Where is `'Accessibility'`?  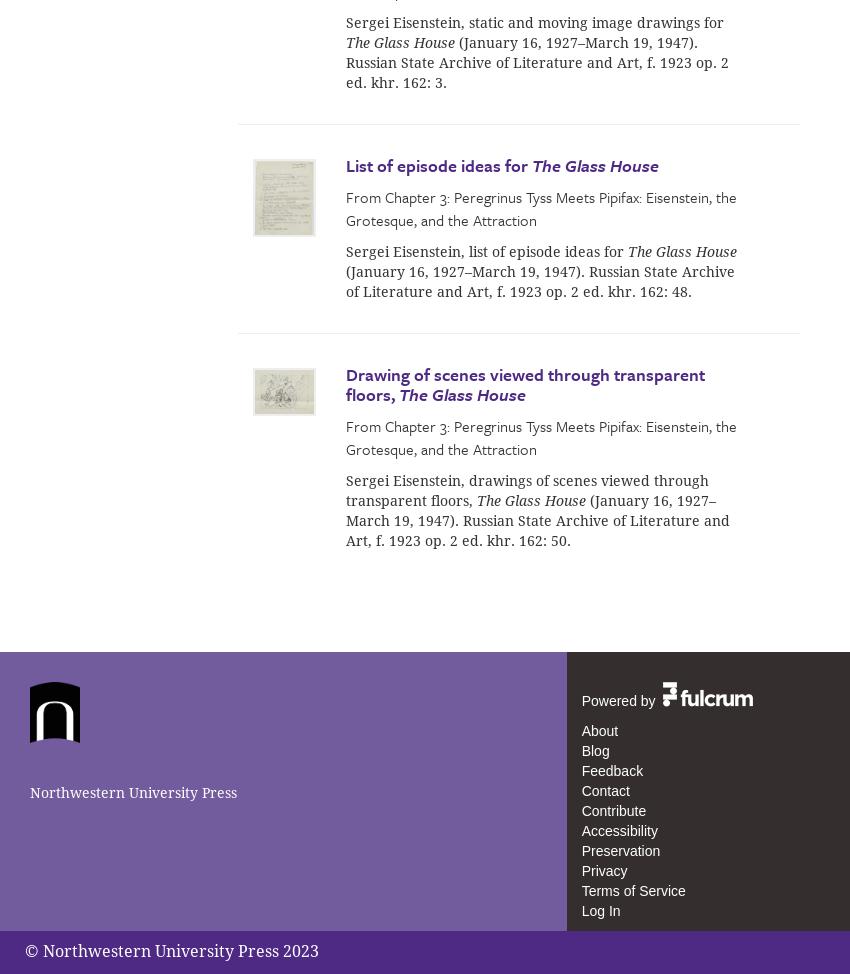
'Accessibility' is located at coordinates (580, 830).